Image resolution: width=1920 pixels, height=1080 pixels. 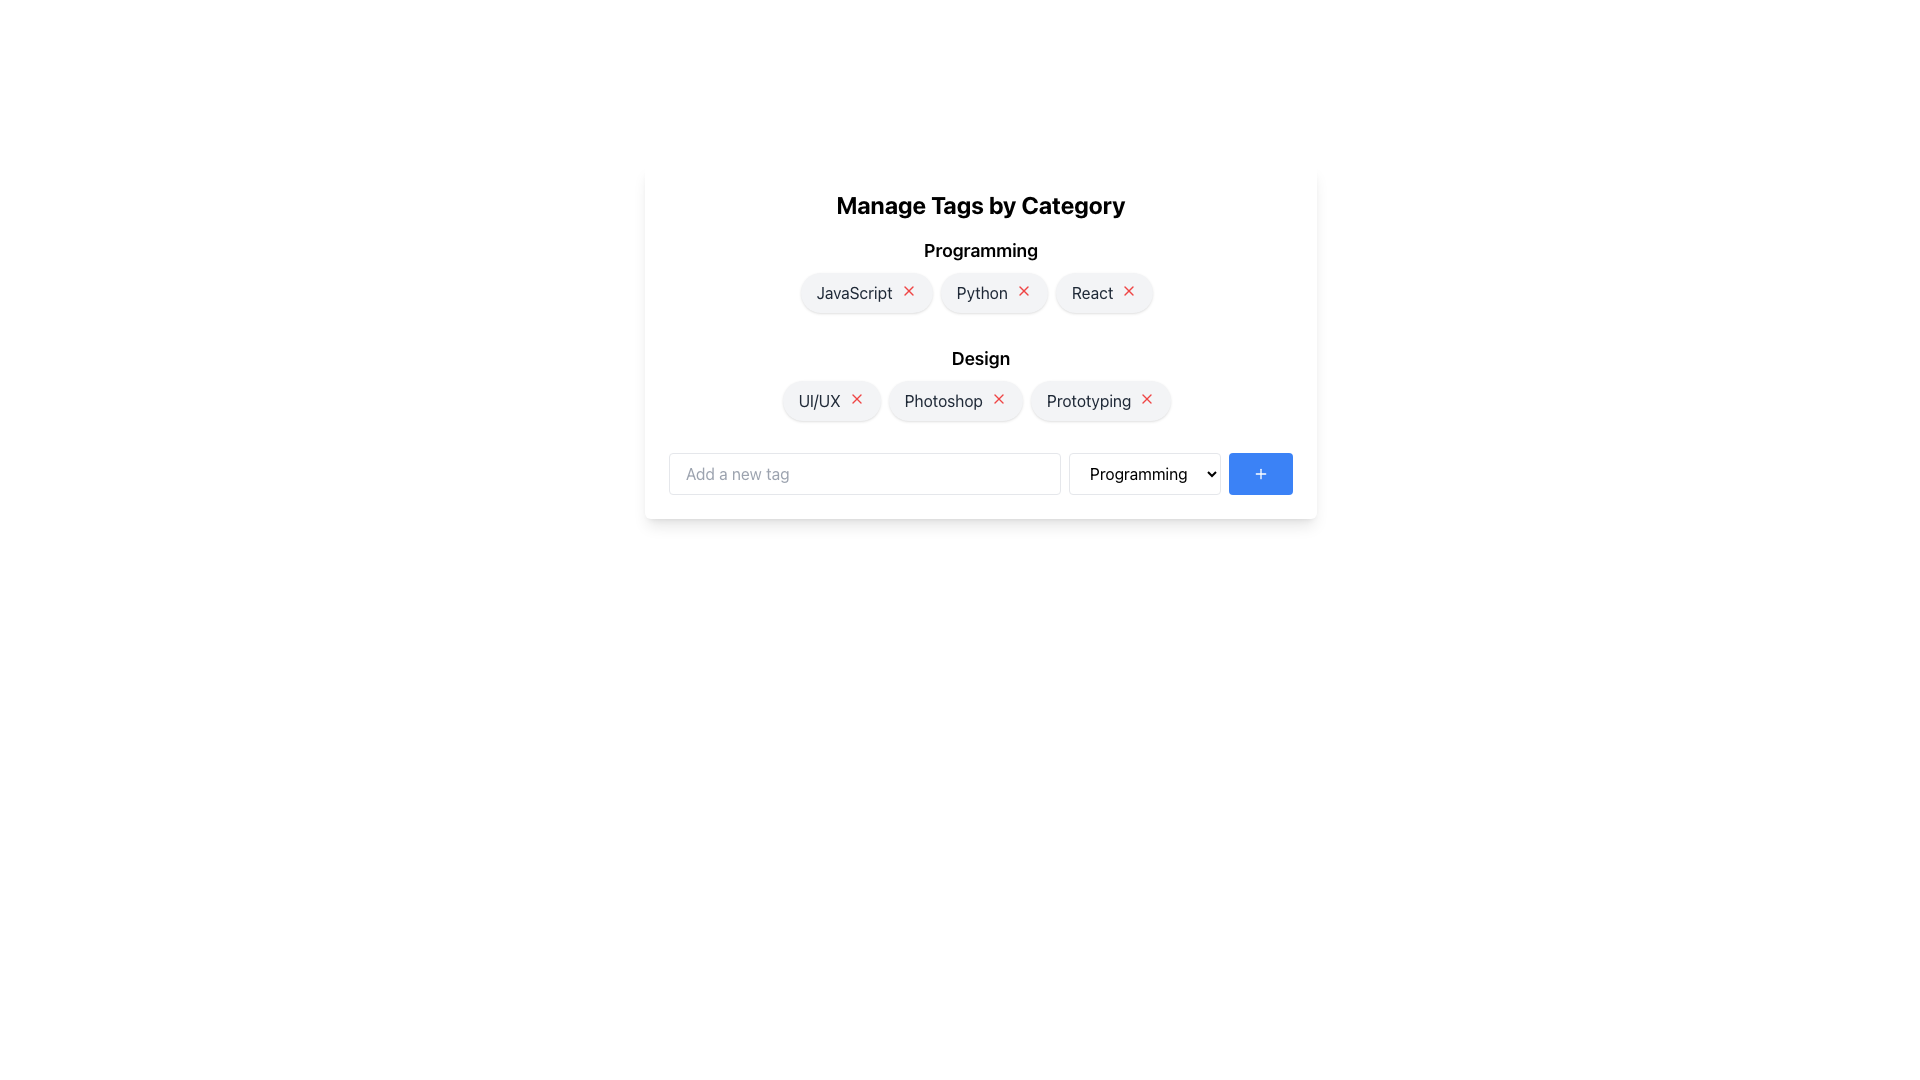 What do you see at coordinates (1145, 474) in the screenshot?
I see `the 'Programming' dropdown button, which is a rectangular button with rounded corners containing the text 'Programming' and a downward-pointing arrow icon` at bounding box center [1145, 474].